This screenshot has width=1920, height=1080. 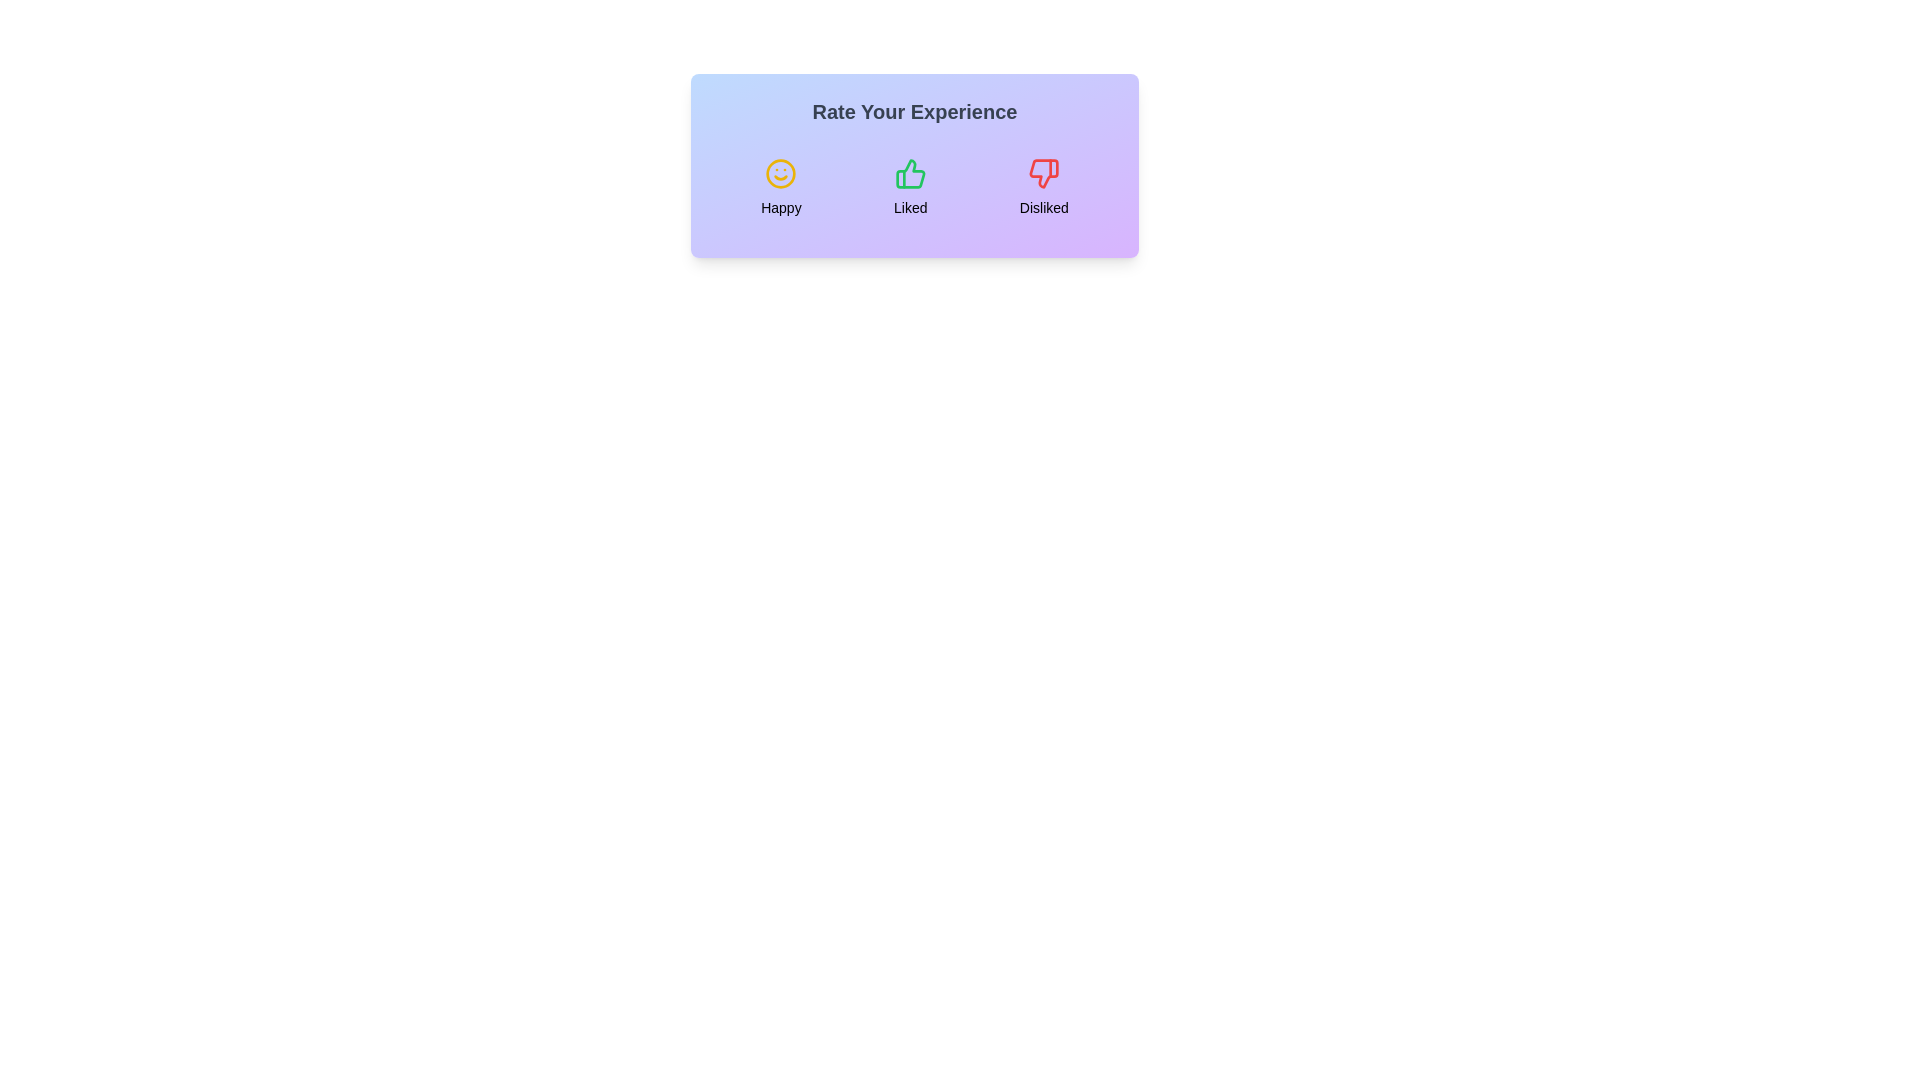 I want to click on the thumbs-up icon in the center of the group of clickable items, so click(x=914, y=188).